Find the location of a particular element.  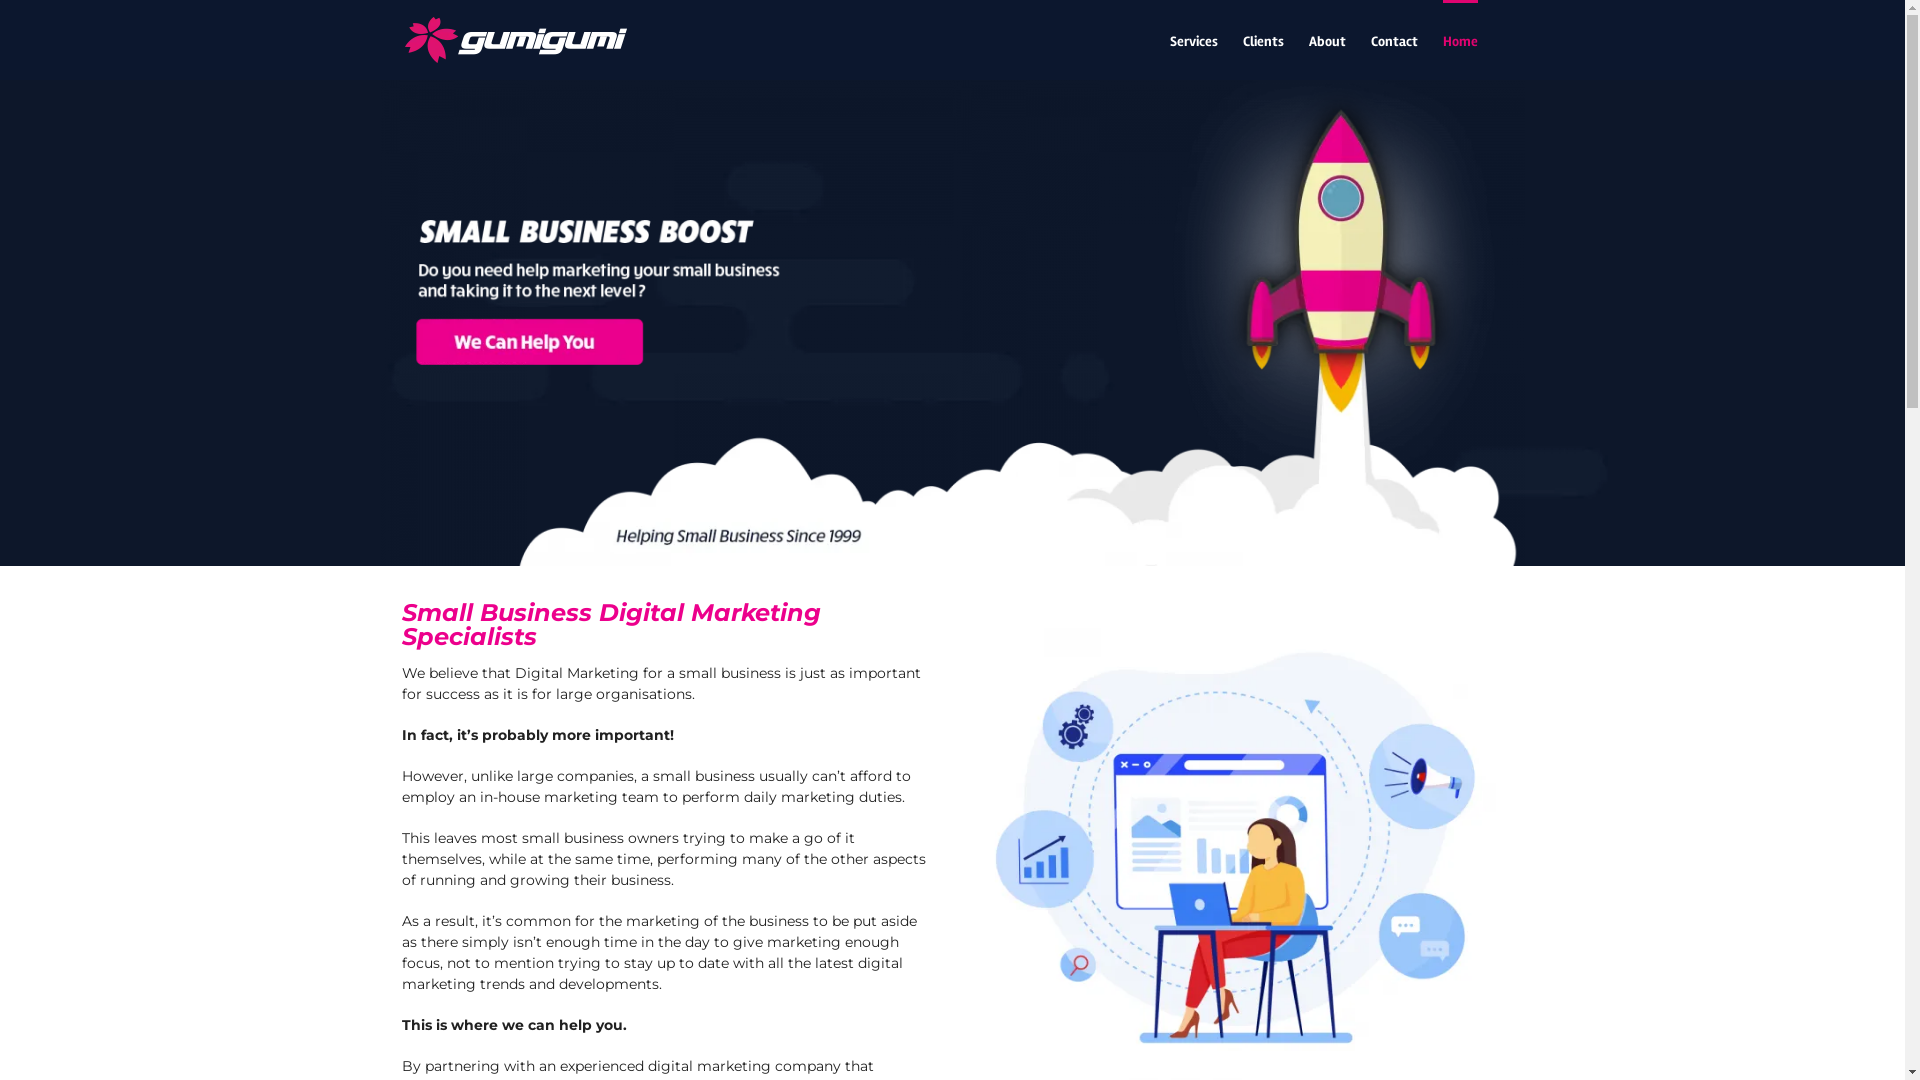

'Digital Marketing For Small Business' is located at coordinates (1237, 322).